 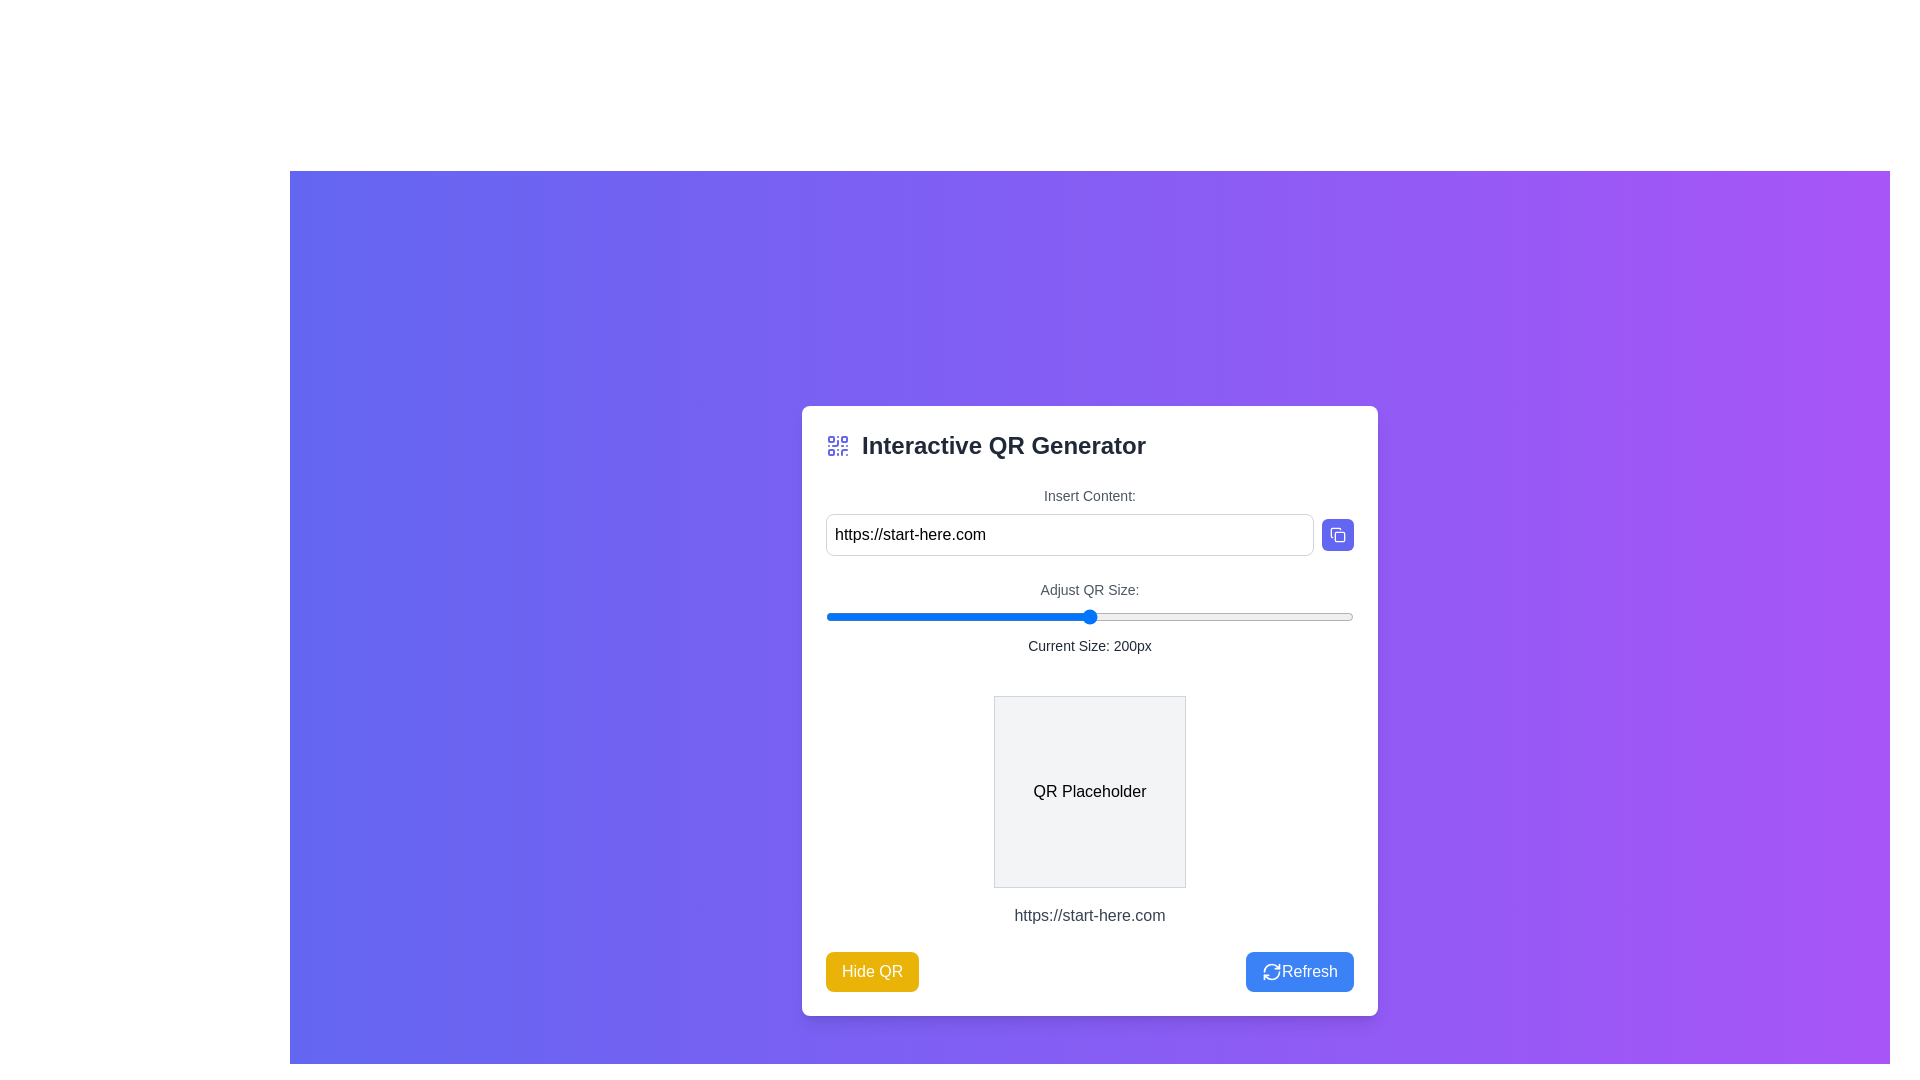 I want to click on the QR code size, so click(x=1088, y=616).